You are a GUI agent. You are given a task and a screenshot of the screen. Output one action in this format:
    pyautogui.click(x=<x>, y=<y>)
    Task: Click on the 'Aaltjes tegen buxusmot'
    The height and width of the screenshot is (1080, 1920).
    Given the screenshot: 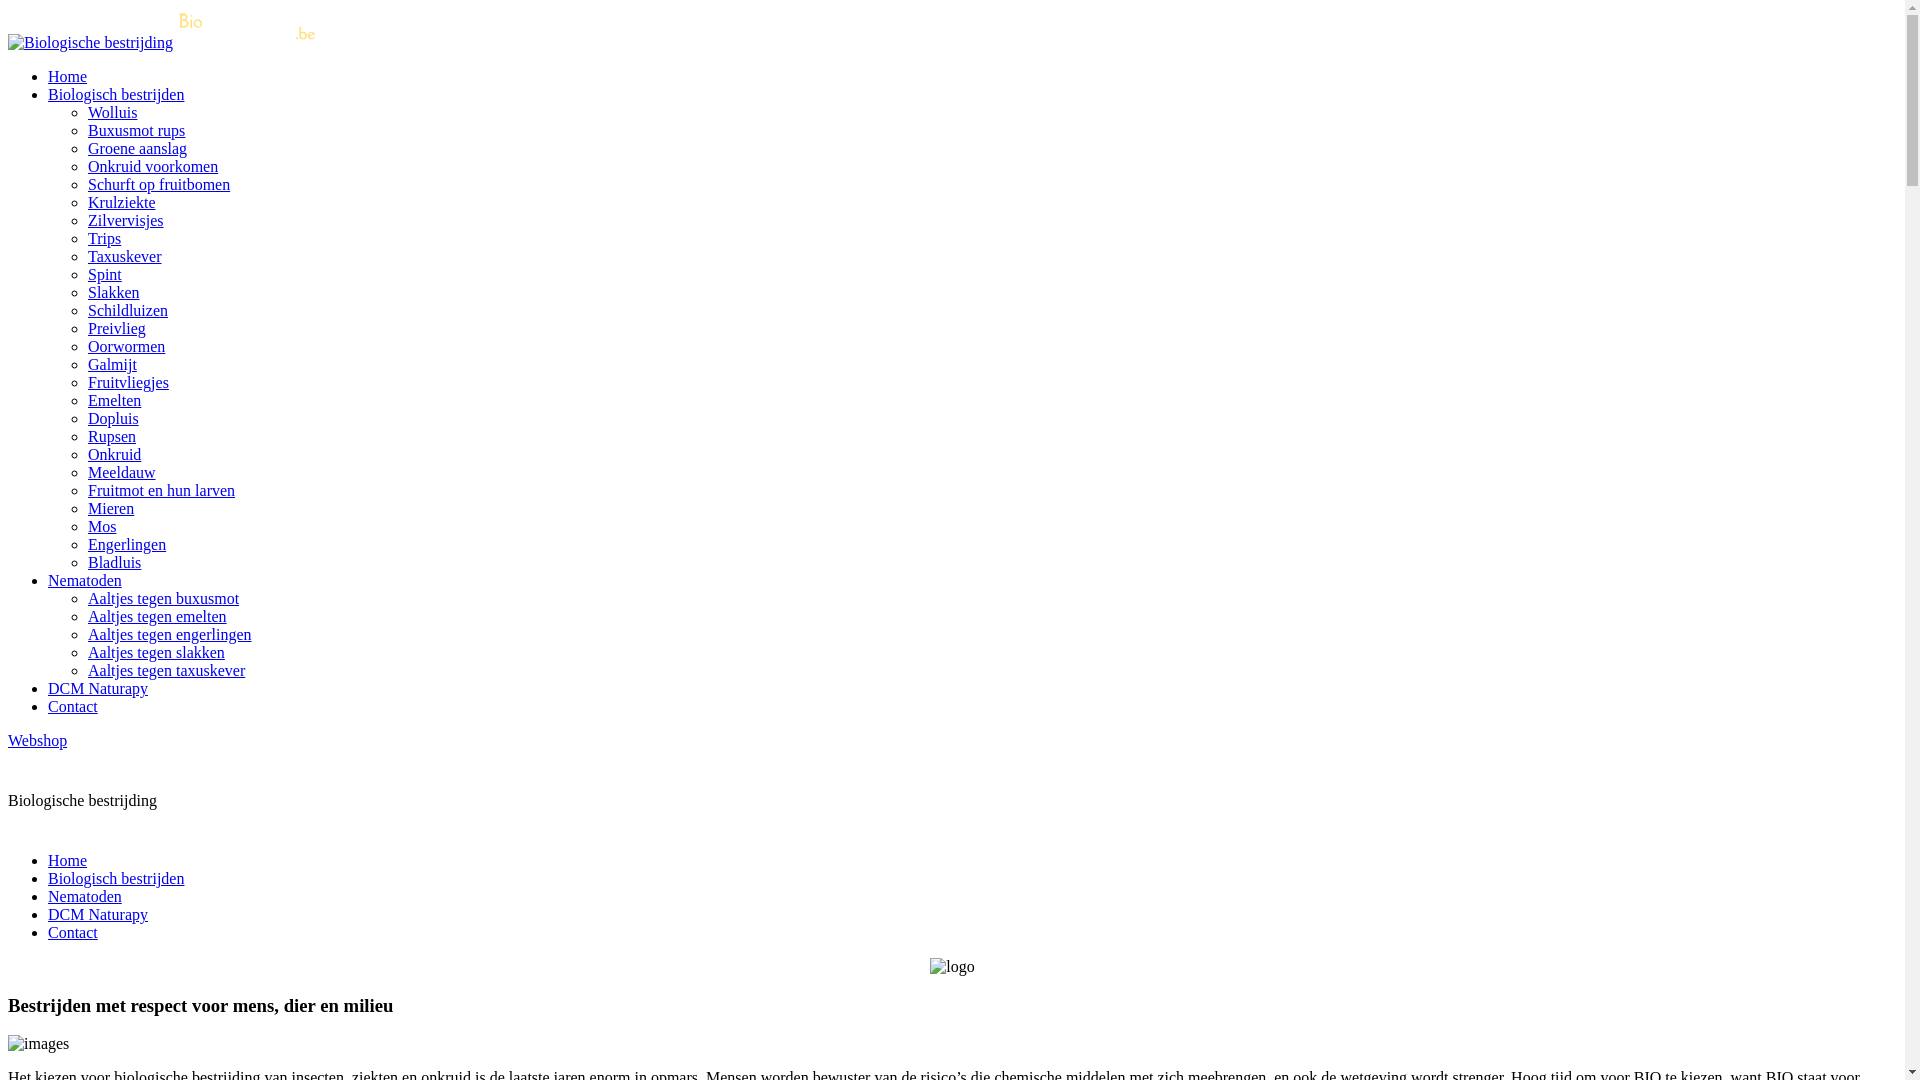 What is the action you would take?
    pyautogui.click(x=163, y=597)
    